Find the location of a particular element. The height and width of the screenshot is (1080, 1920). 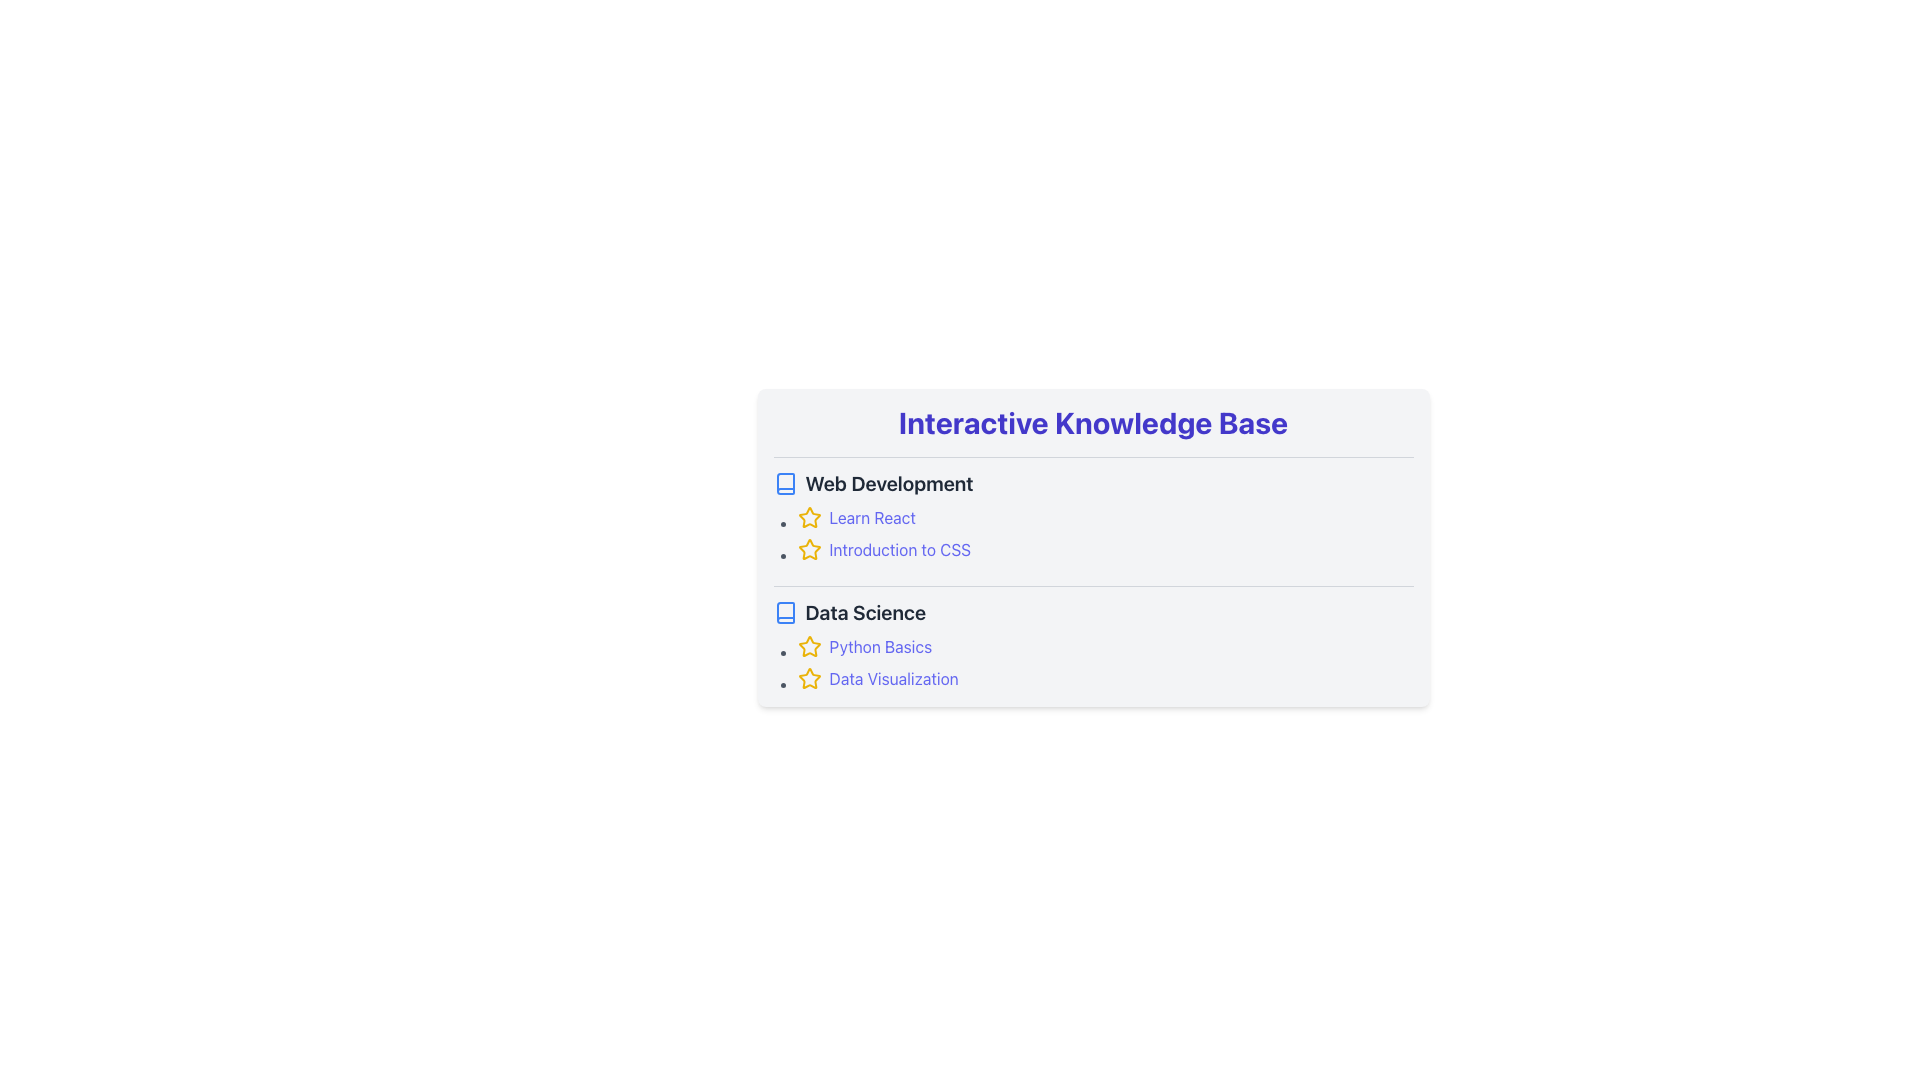

the compact blue book icon located next to the 'Web Development' heading in the interface is located at coordinates (784, 483).